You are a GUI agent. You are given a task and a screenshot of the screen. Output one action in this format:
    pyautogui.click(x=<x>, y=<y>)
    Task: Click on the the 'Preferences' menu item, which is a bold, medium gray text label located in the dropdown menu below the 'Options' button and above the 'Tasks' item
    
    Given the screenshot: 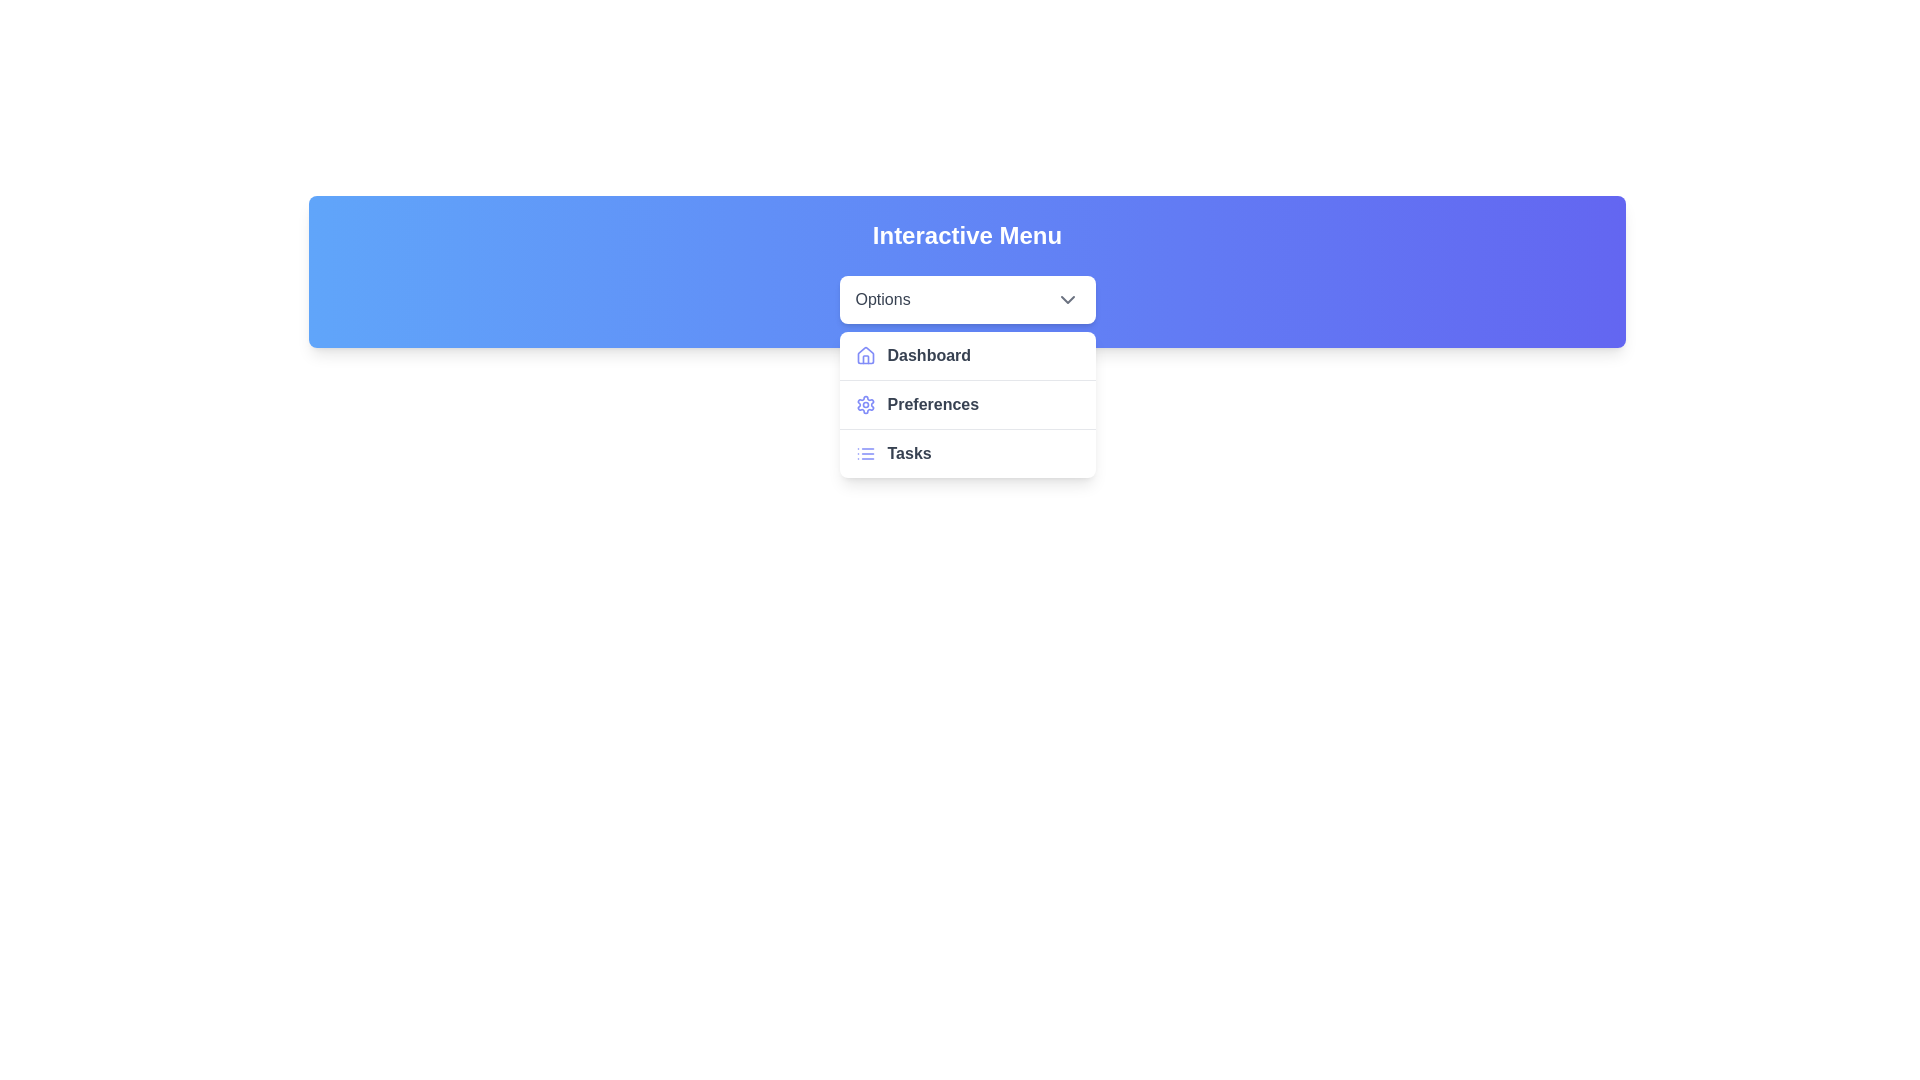 What is the action you would take?
    pyautogui.click(x=967, y=405)
    